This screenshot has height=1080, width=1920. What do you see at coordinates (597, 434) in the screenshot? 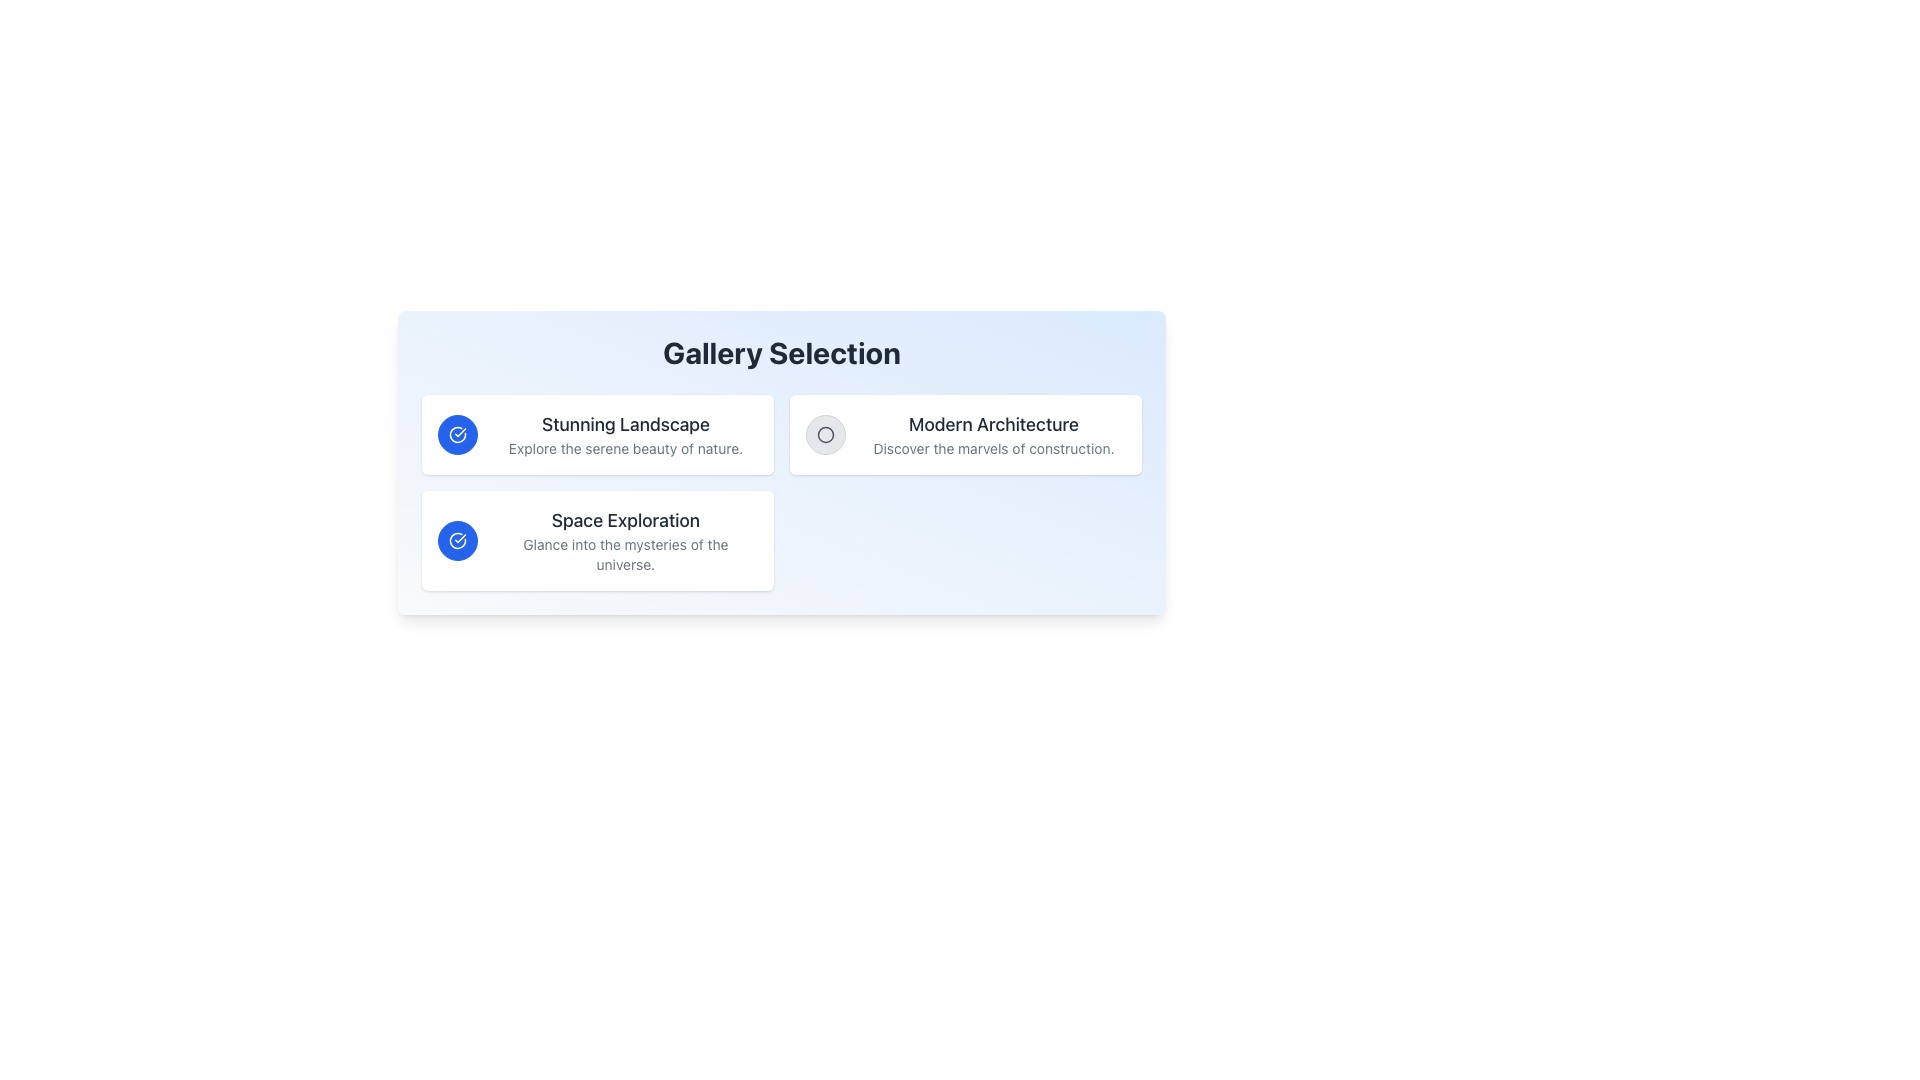
I see `the 'Stunning Landscape' selectable option button` at bounding box center [597, 434].